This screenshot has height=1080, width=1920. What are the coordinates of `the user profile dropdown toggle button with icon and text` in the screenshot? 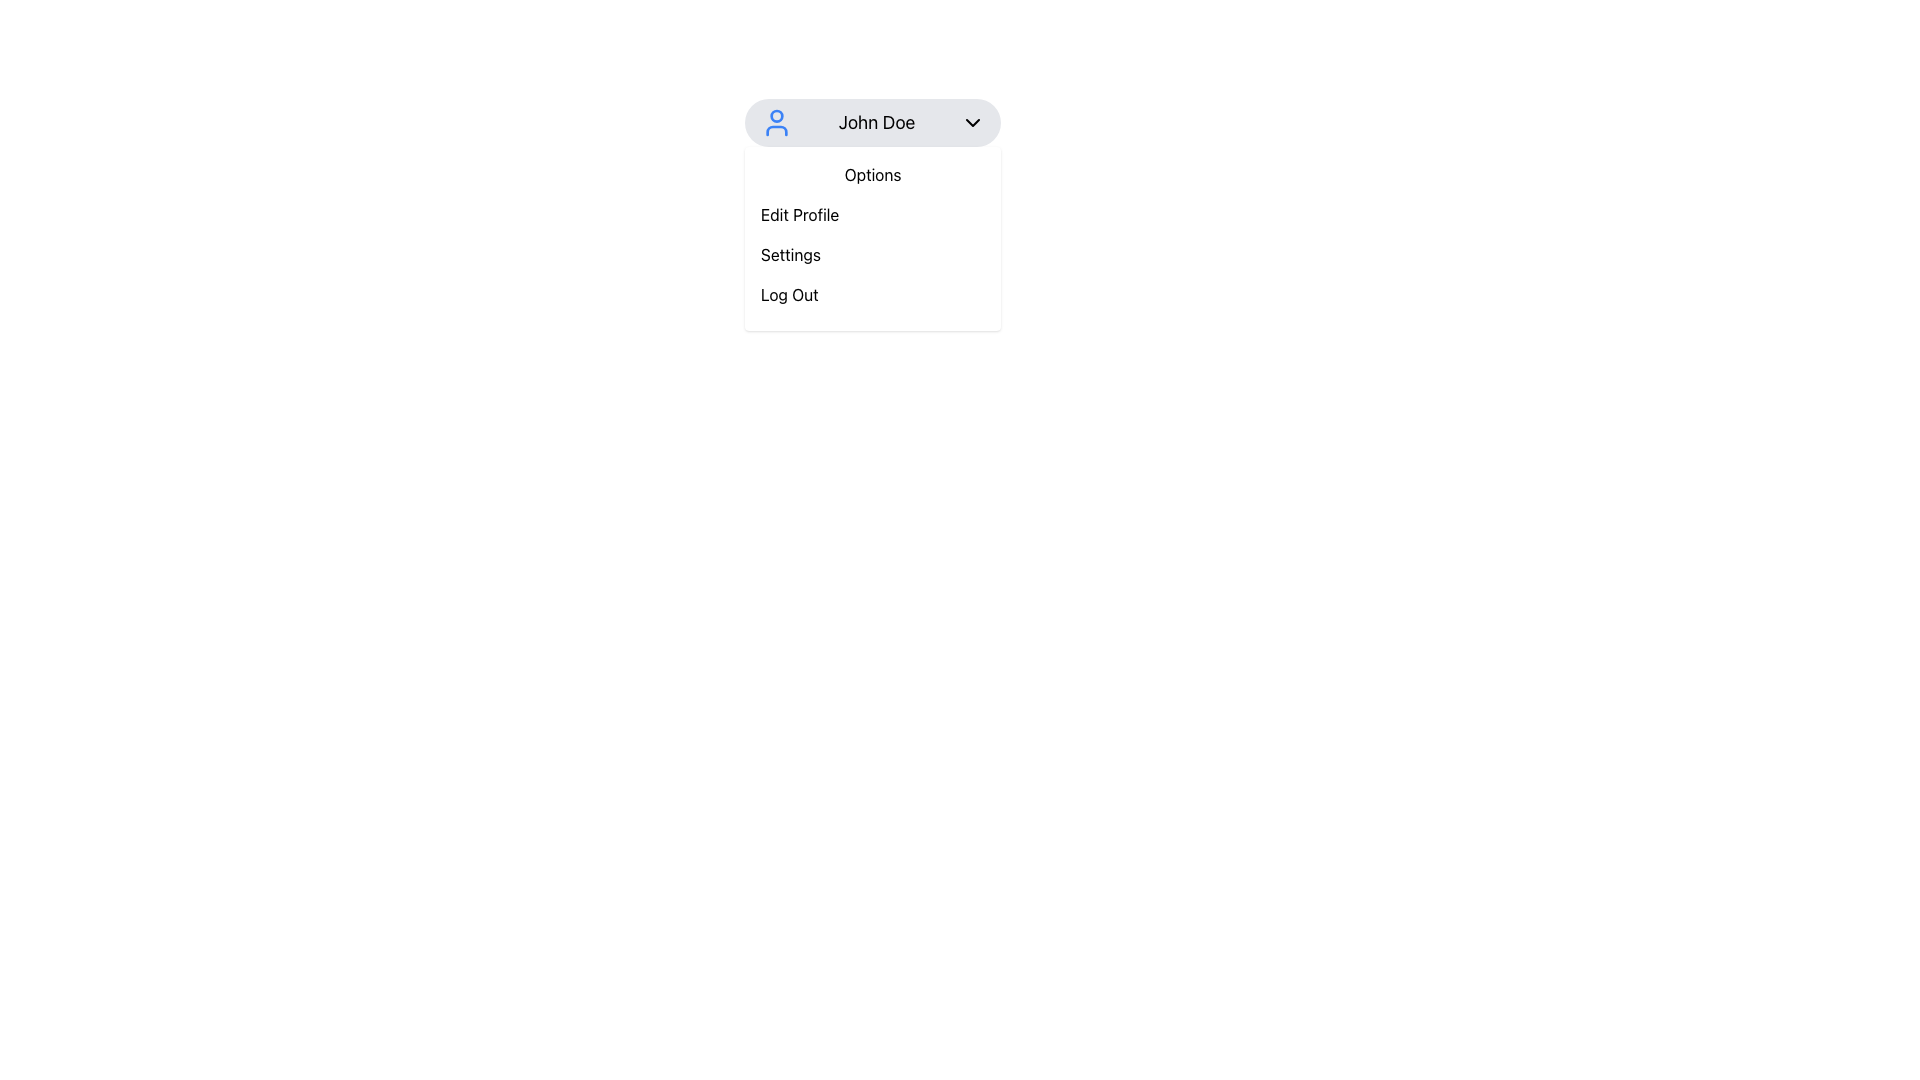 It's located at (873, 123).